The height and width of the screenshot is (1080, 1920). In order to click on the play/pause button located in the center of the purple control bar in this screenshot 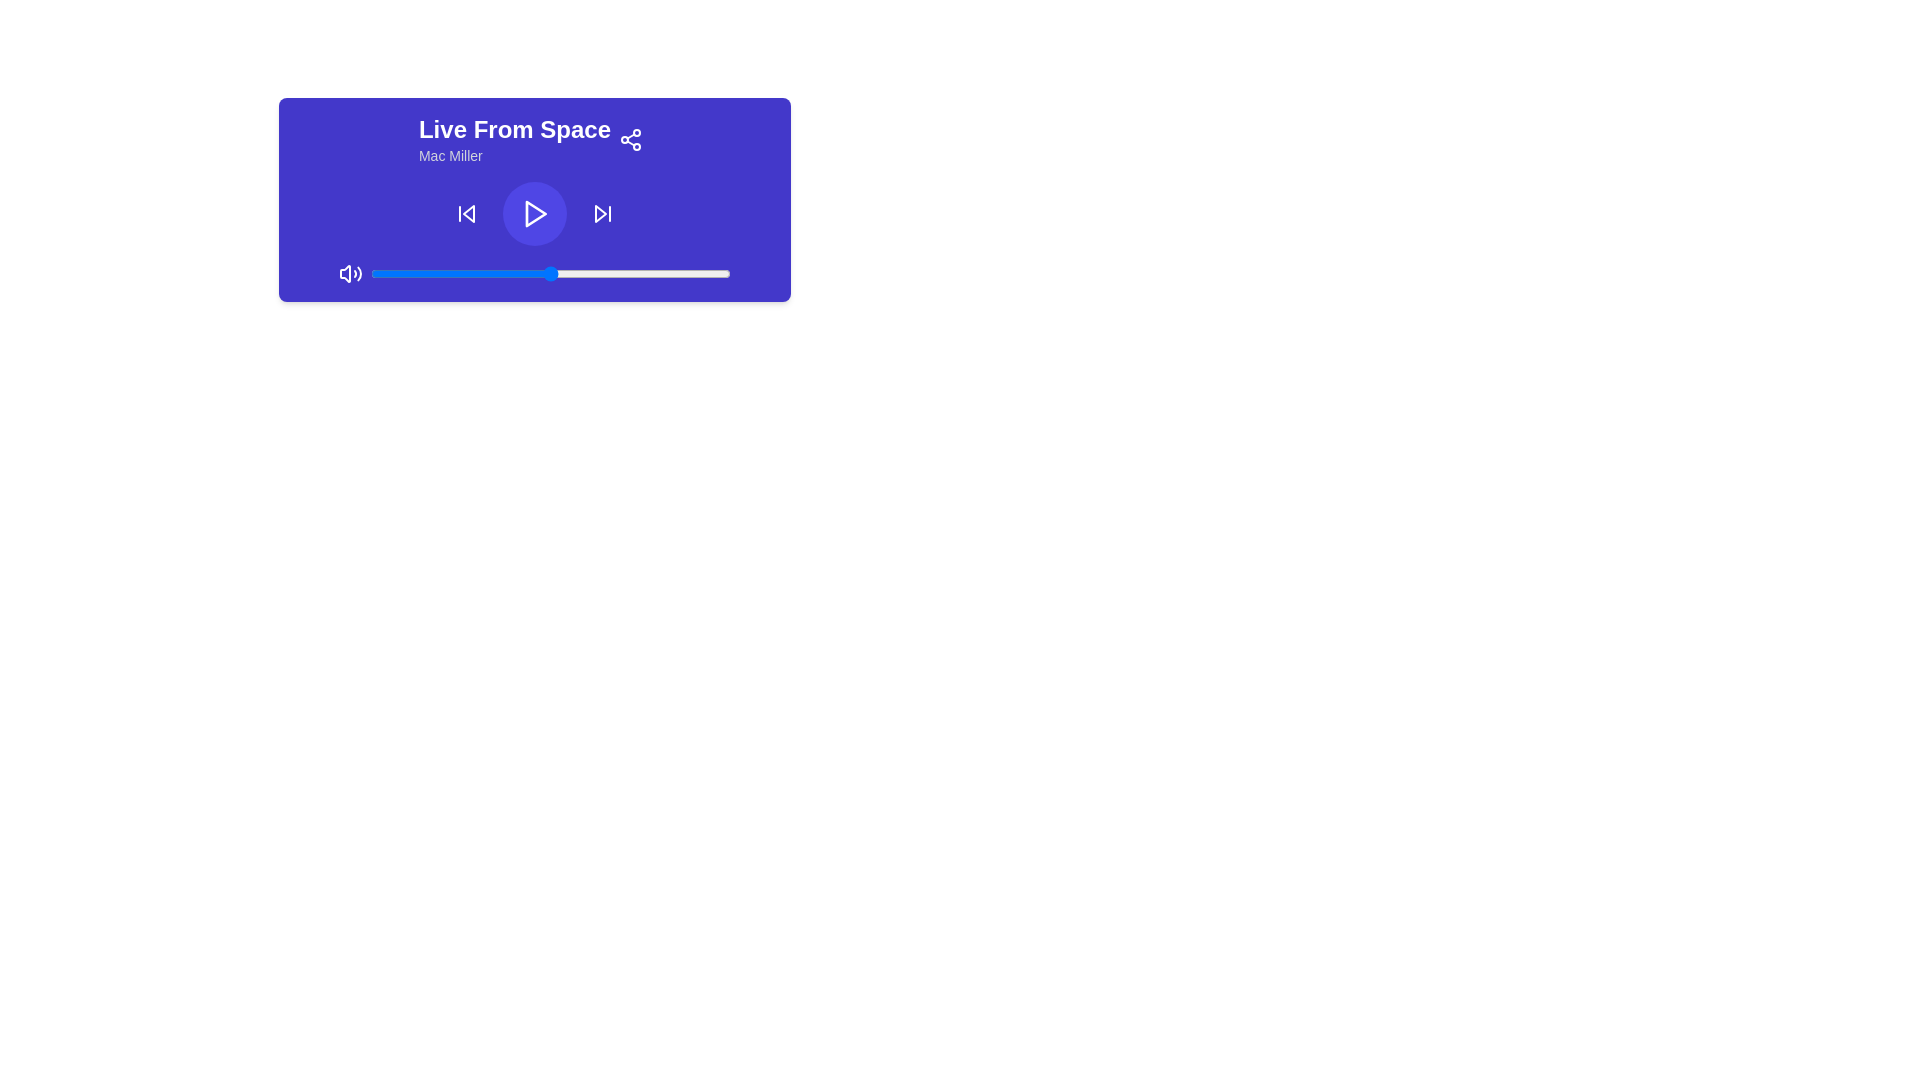, I will do `click(534, 213)`.